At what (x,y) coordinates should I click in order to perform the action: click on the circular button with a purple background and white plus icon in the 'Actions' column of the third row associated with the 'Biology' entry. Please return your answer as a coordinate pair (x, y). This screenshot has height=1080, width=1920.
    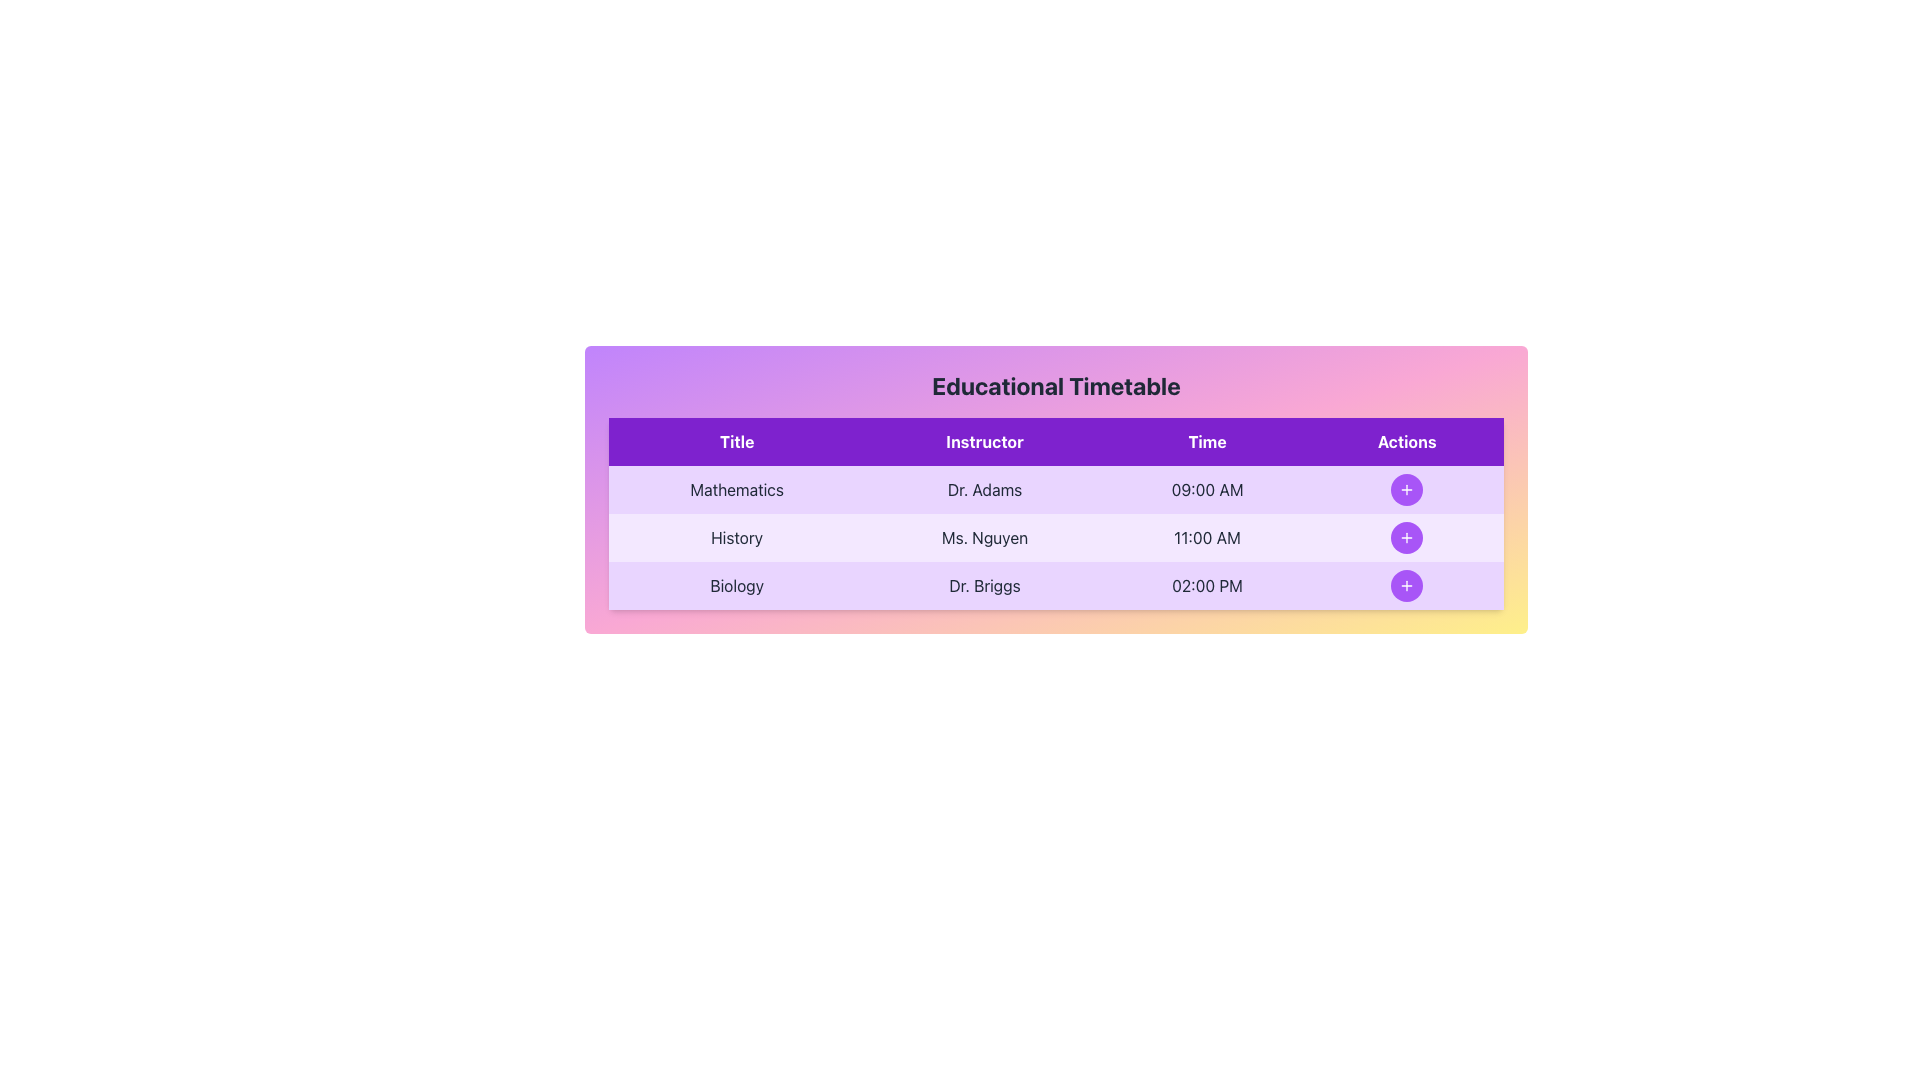
    Looking at the image, I should click on (1406, 585).